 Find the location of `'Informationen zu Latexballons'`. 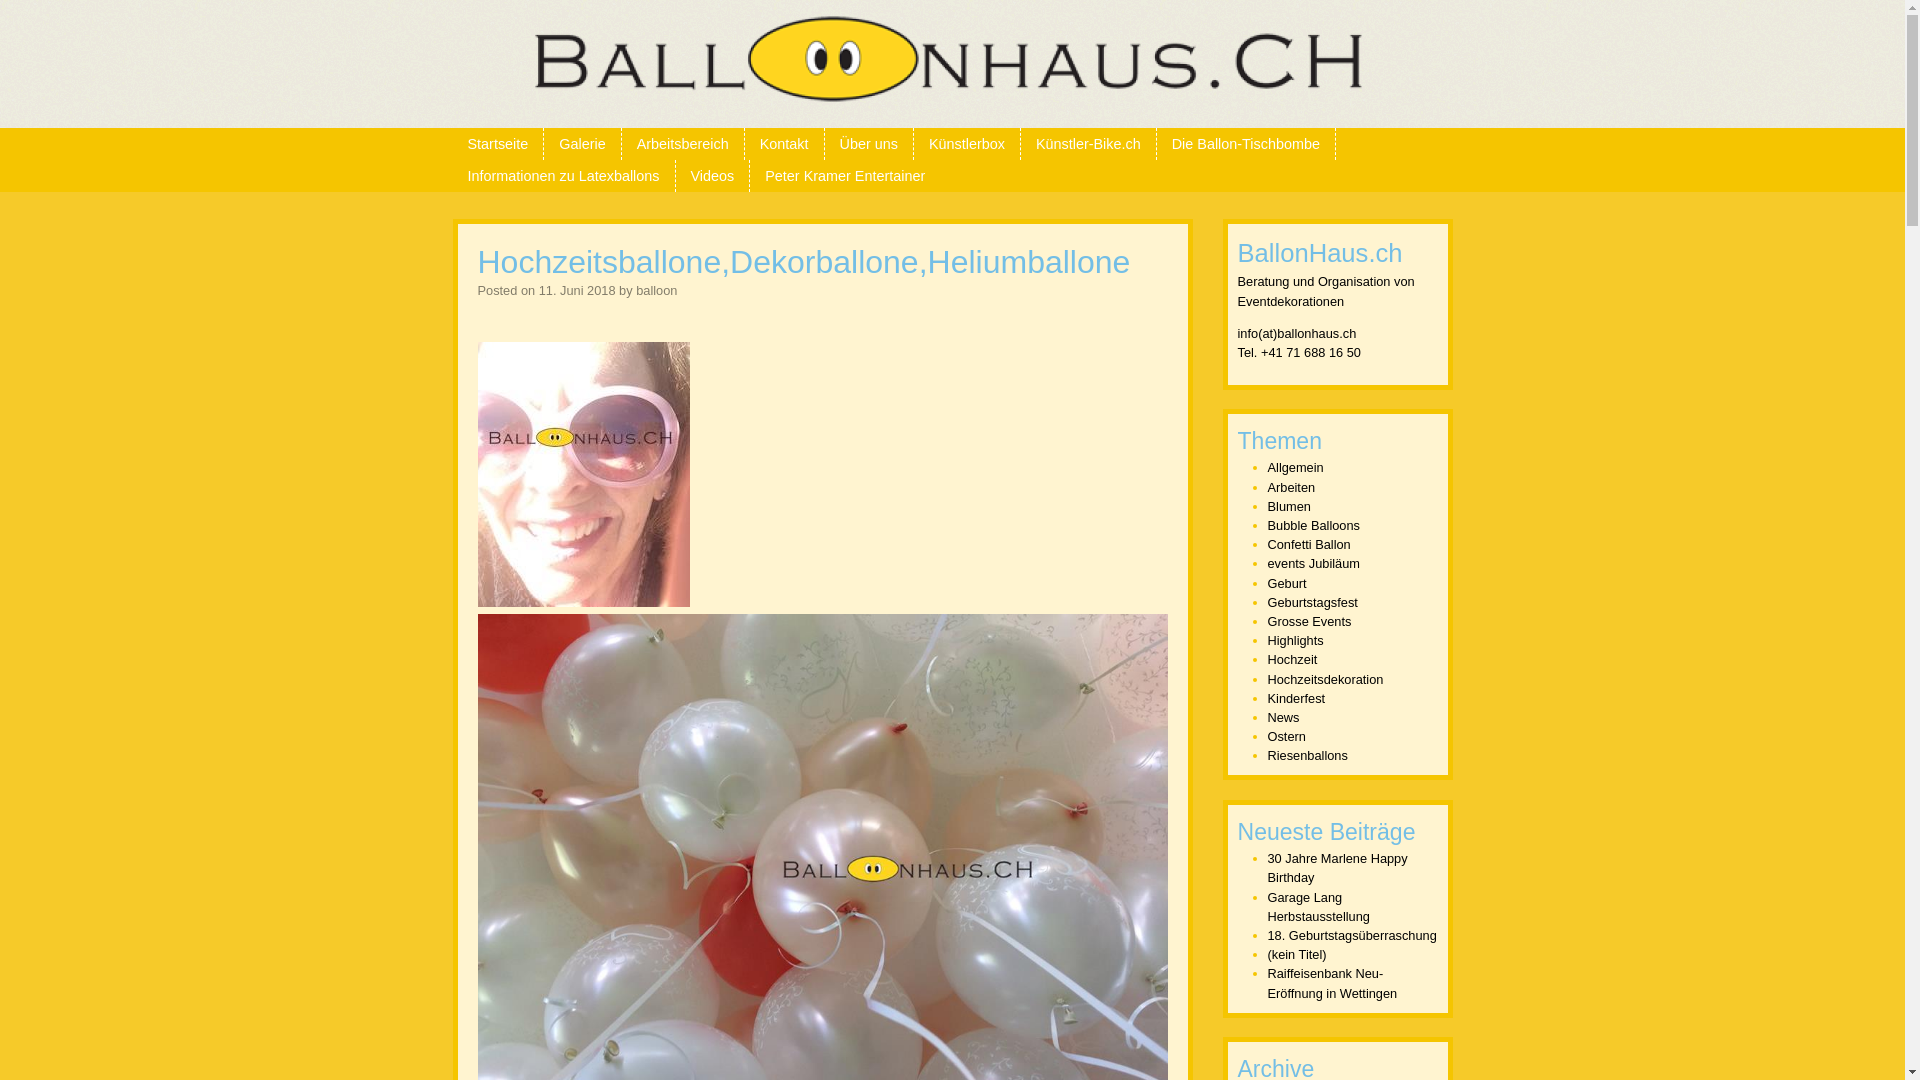

'Informationen zu Latexballons' is located at coordinates (450, 175).